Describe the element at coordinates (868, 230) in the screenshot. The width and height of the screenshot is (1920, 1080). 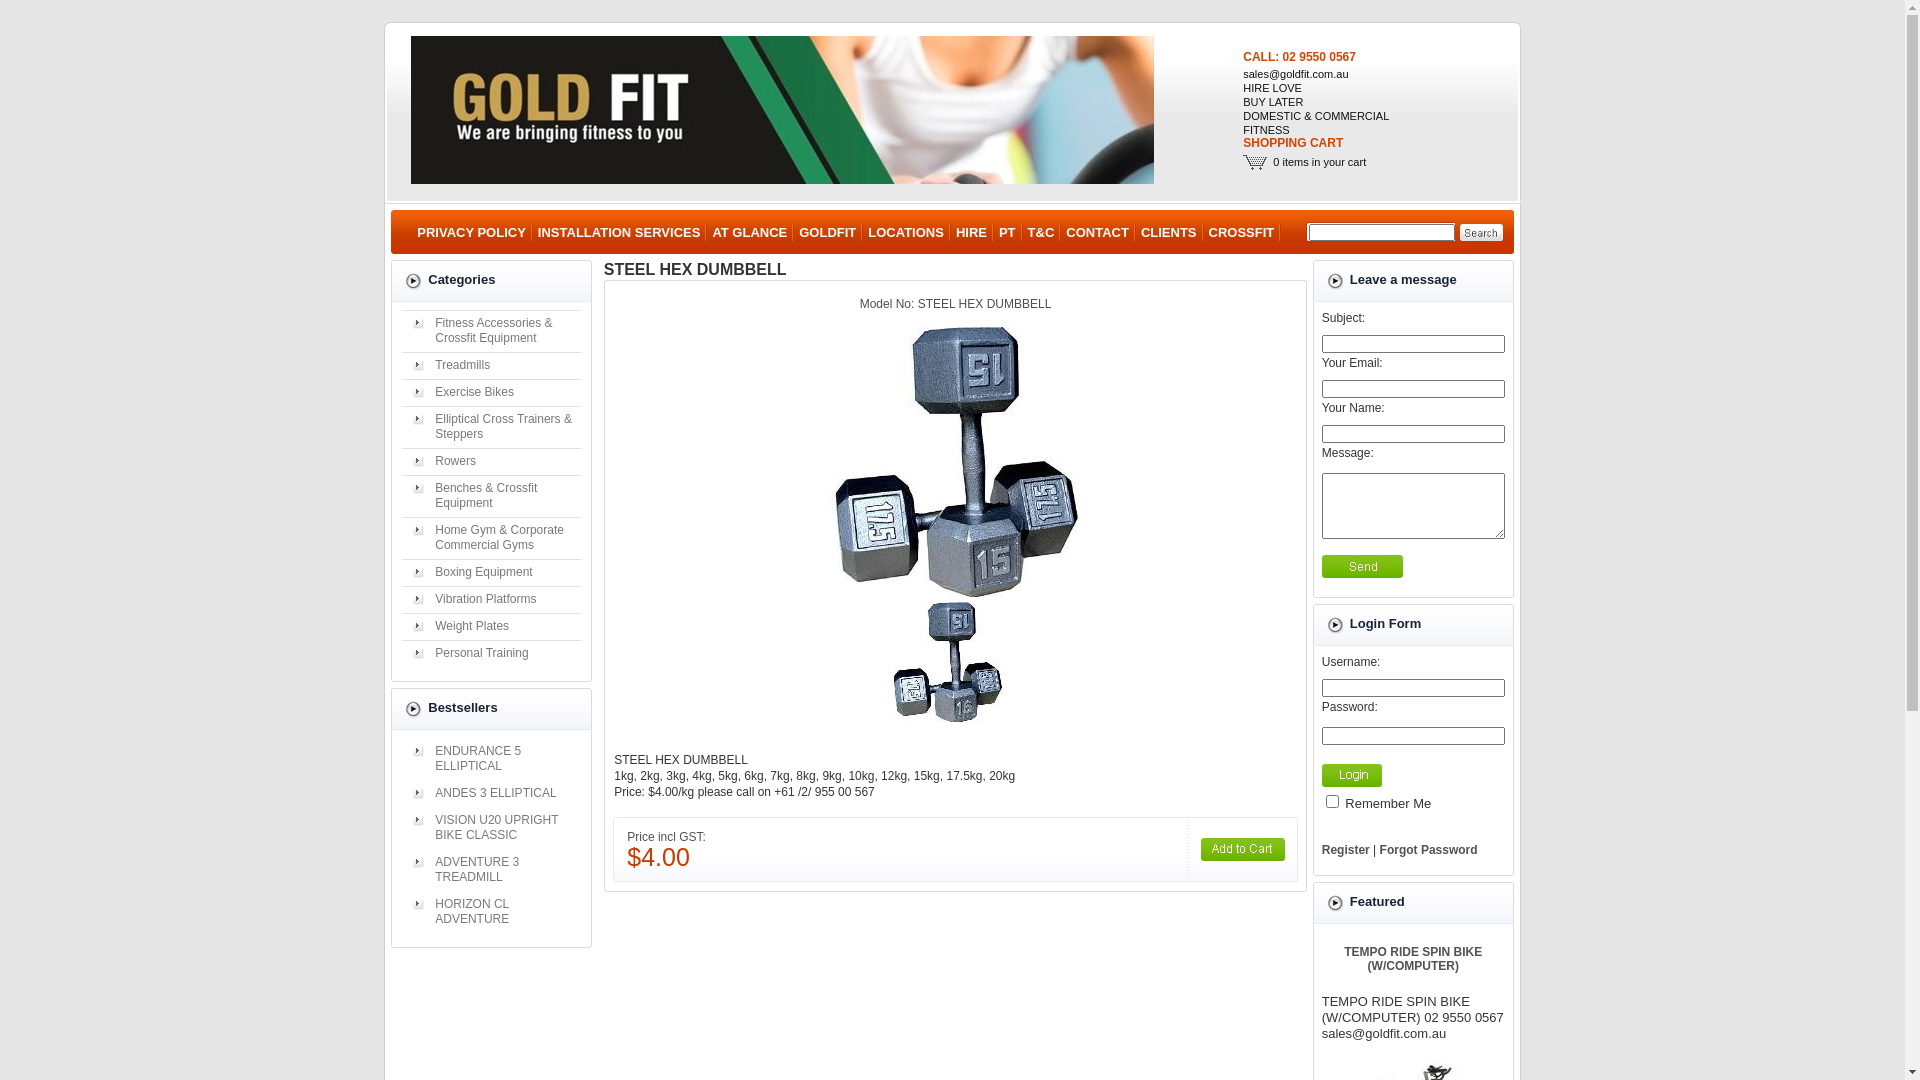
I see `'LOCATIONS'` at that location.